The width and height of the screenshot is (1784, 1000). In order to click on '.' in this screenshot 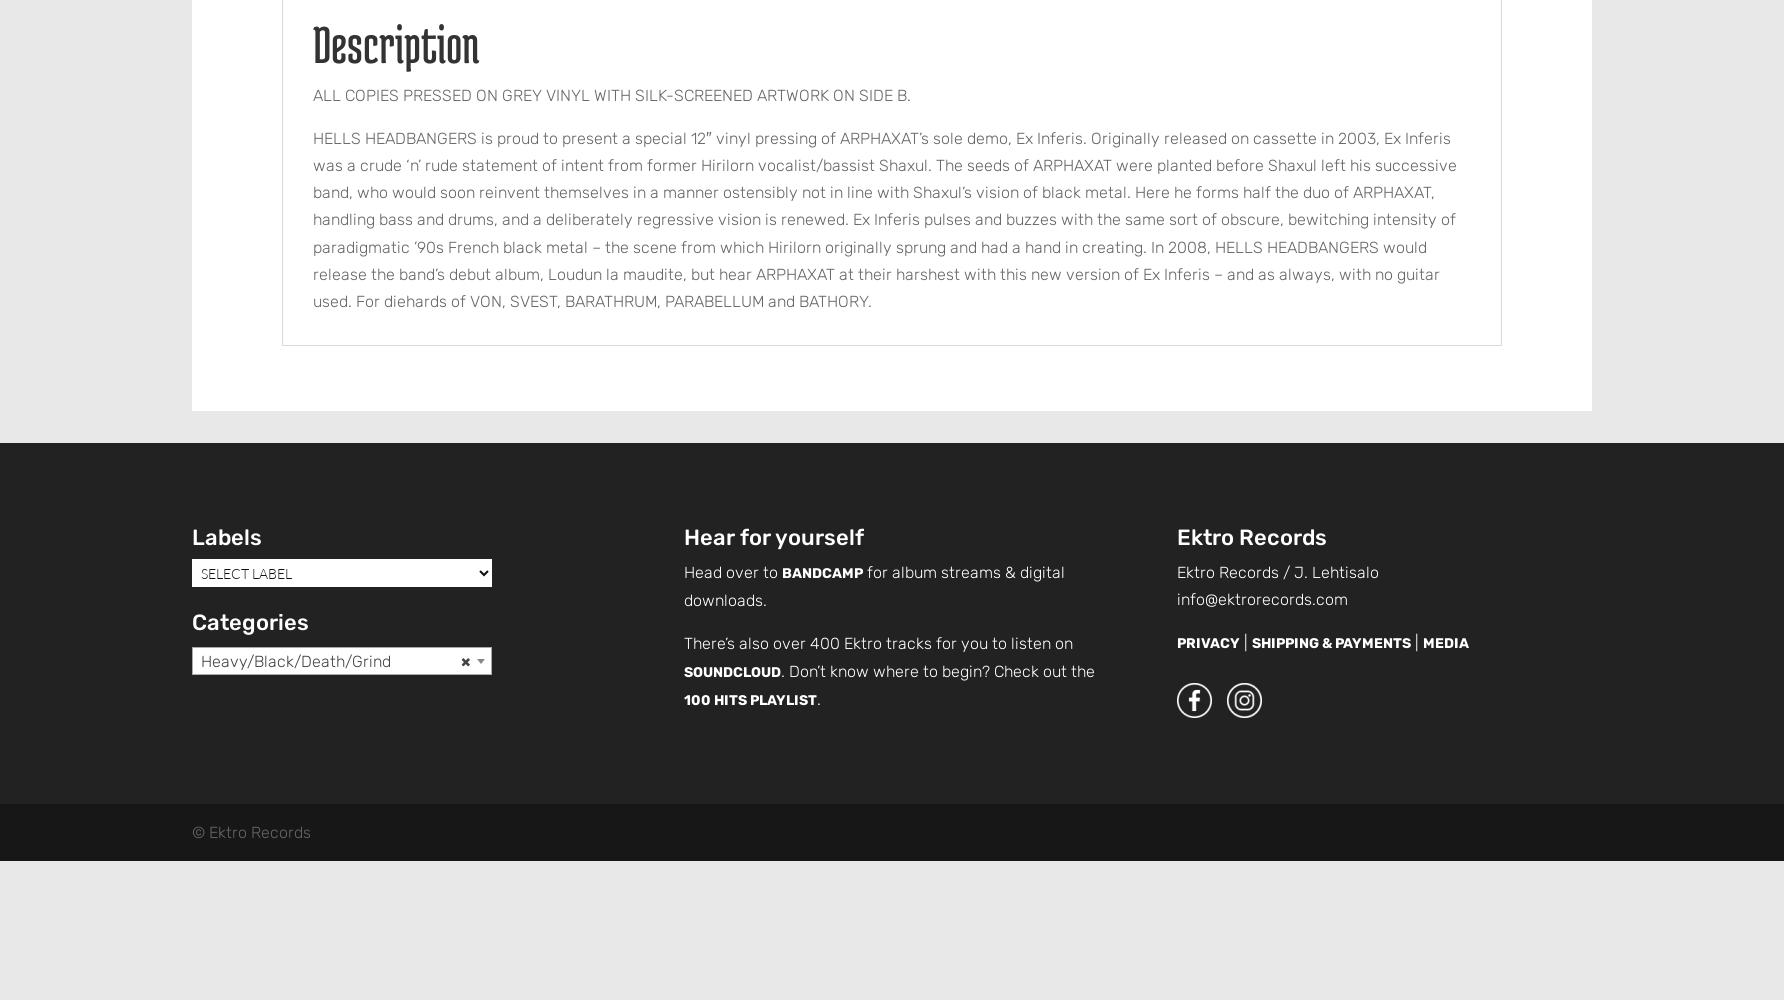, I will do `click(818, 697)`.